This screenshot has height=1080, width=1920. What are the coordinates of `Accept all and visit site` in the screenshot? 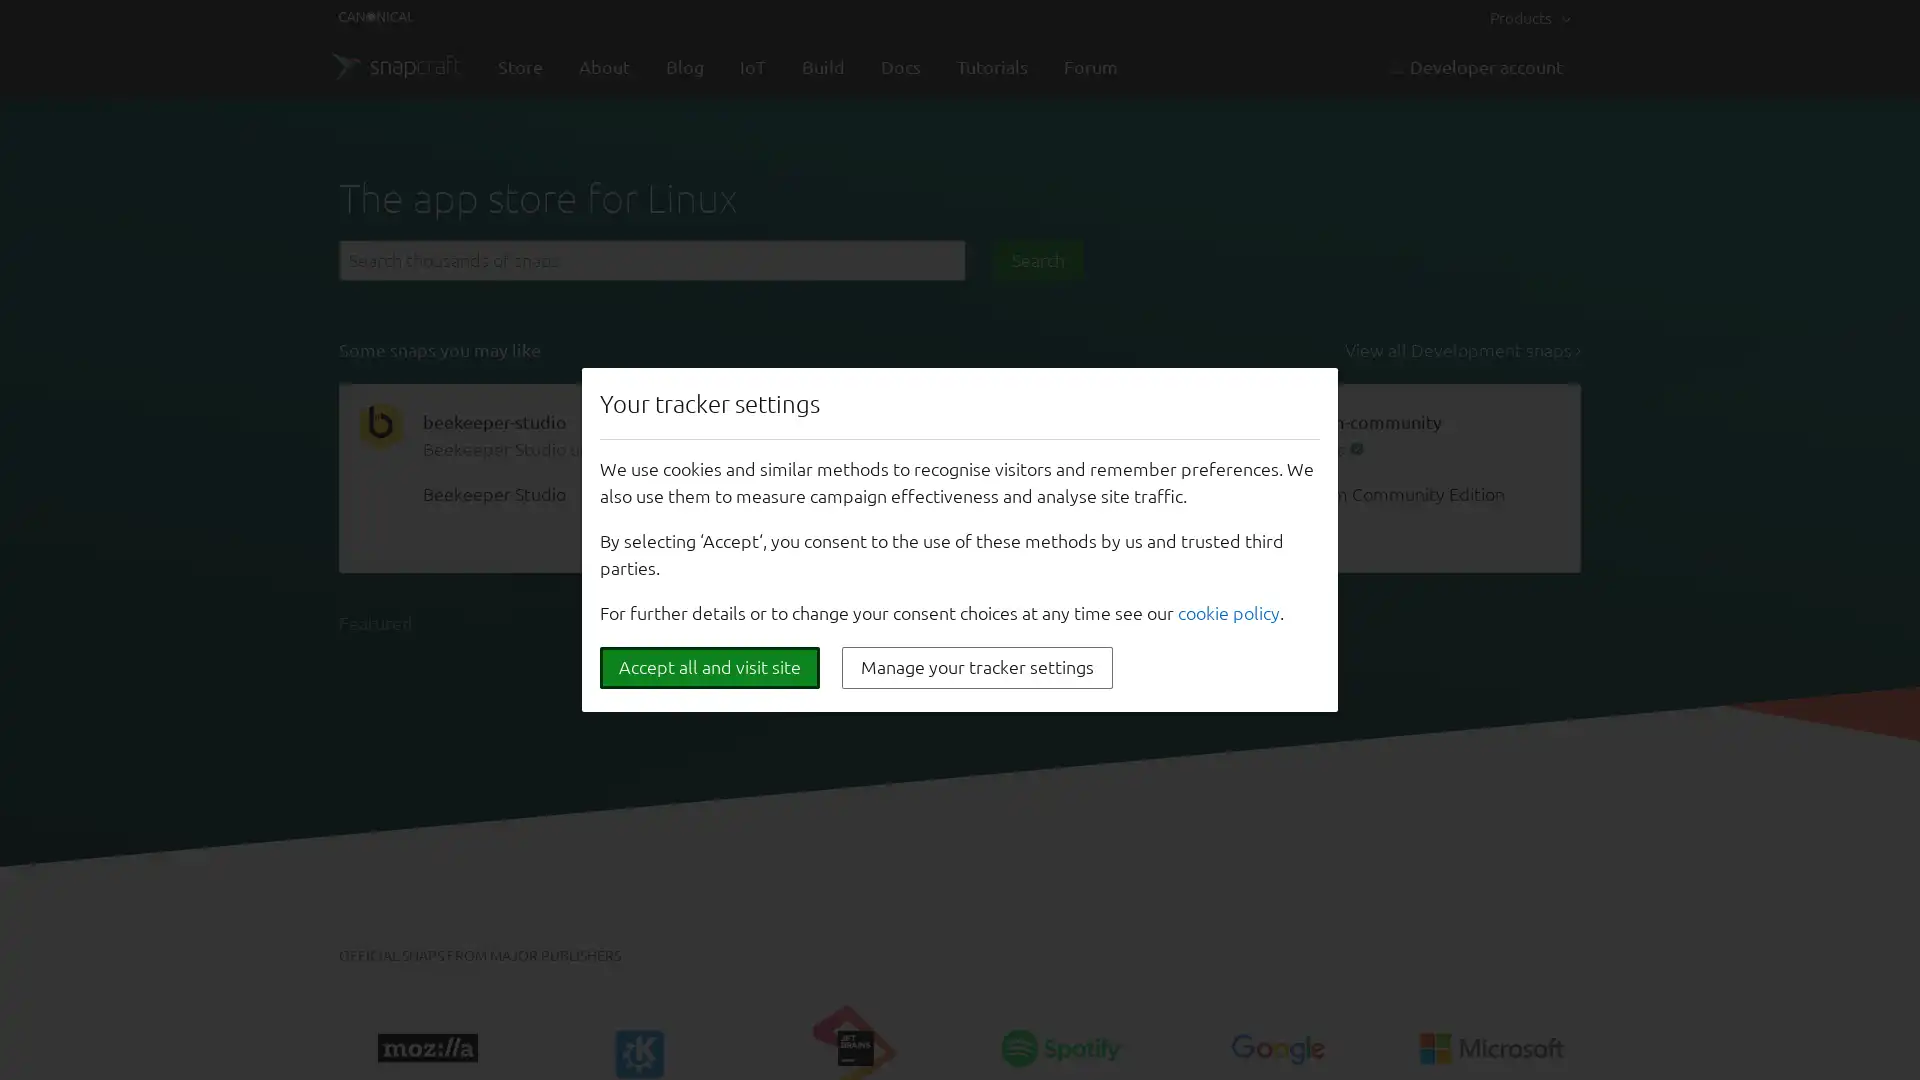 It's located at (710, 667).